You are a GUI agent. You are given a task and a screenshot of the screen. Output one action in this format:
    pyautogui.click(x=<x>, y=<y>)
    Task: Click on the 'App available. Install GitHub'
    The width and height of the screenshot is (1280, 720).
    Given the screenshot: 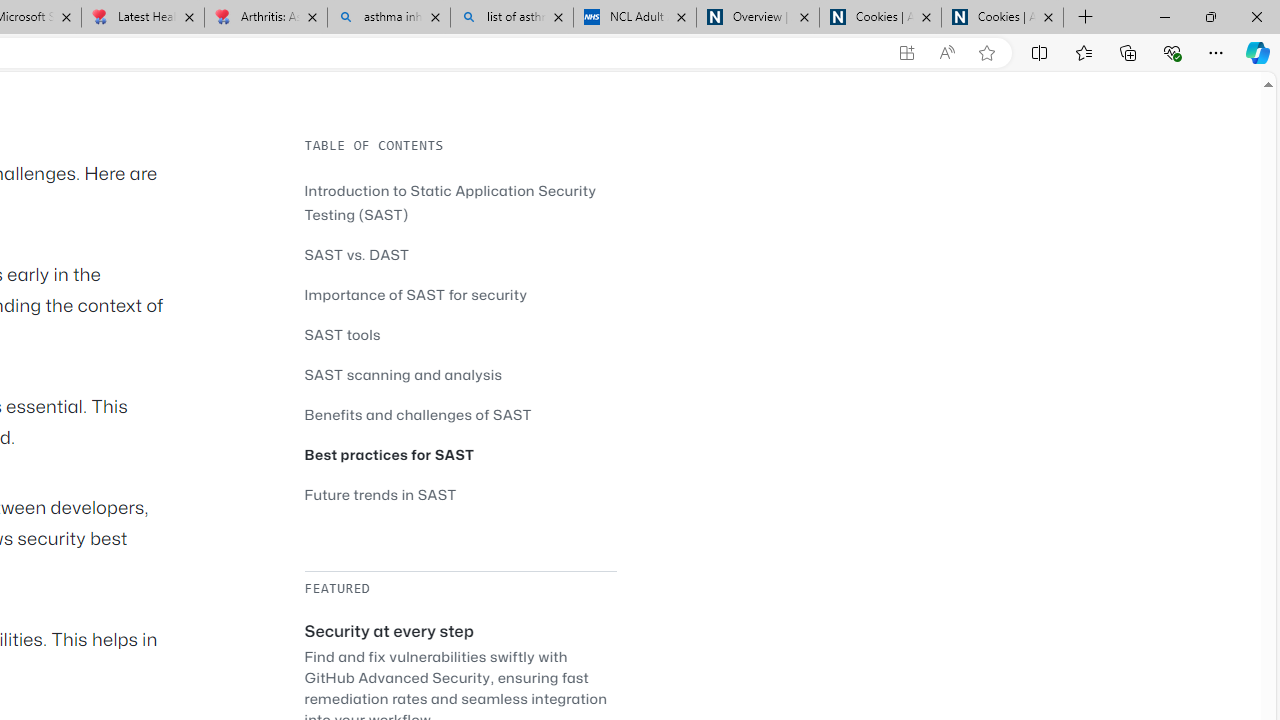 What is the action you would take?
    pyautogui.click(x=905, y=52)
    